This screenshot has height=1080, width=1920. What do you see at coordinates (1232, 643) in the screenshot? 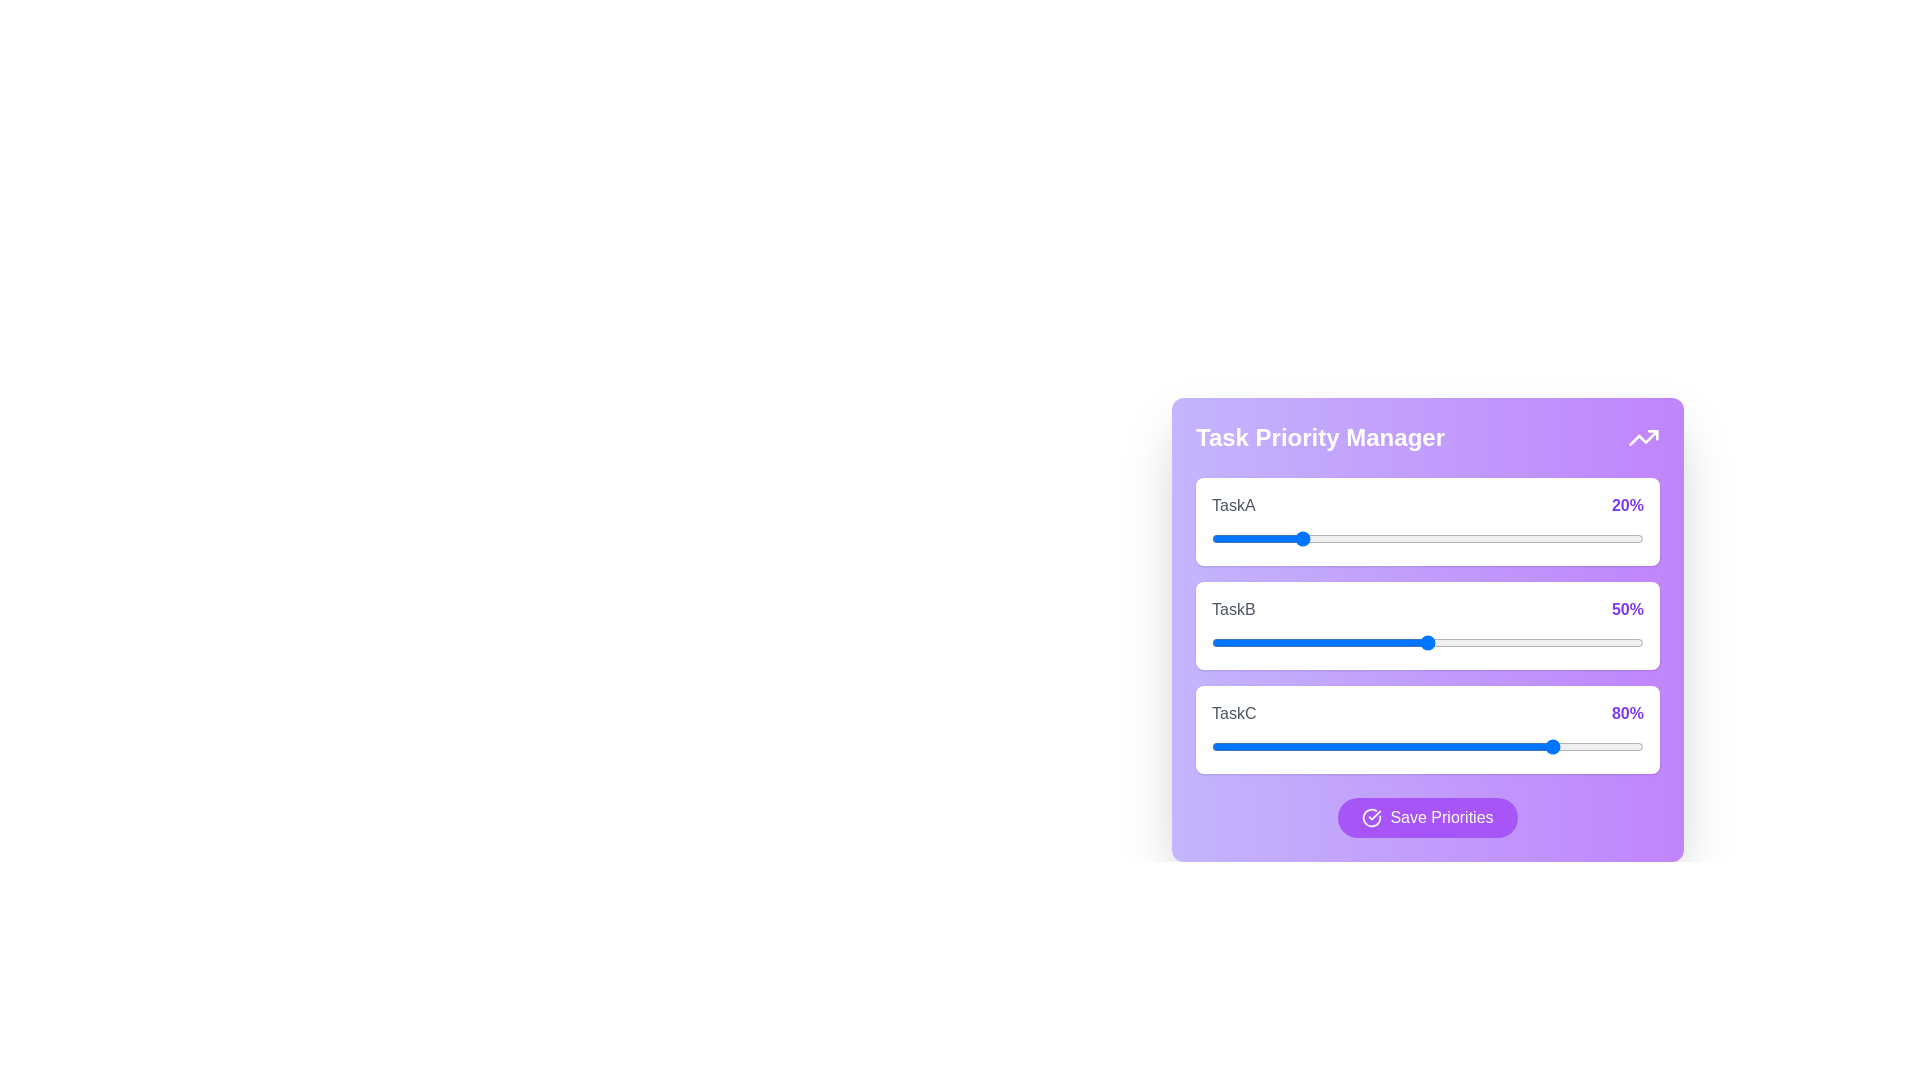
I see `the priority of 1 to 5% using the slider` at bounding box center [1232, 643].